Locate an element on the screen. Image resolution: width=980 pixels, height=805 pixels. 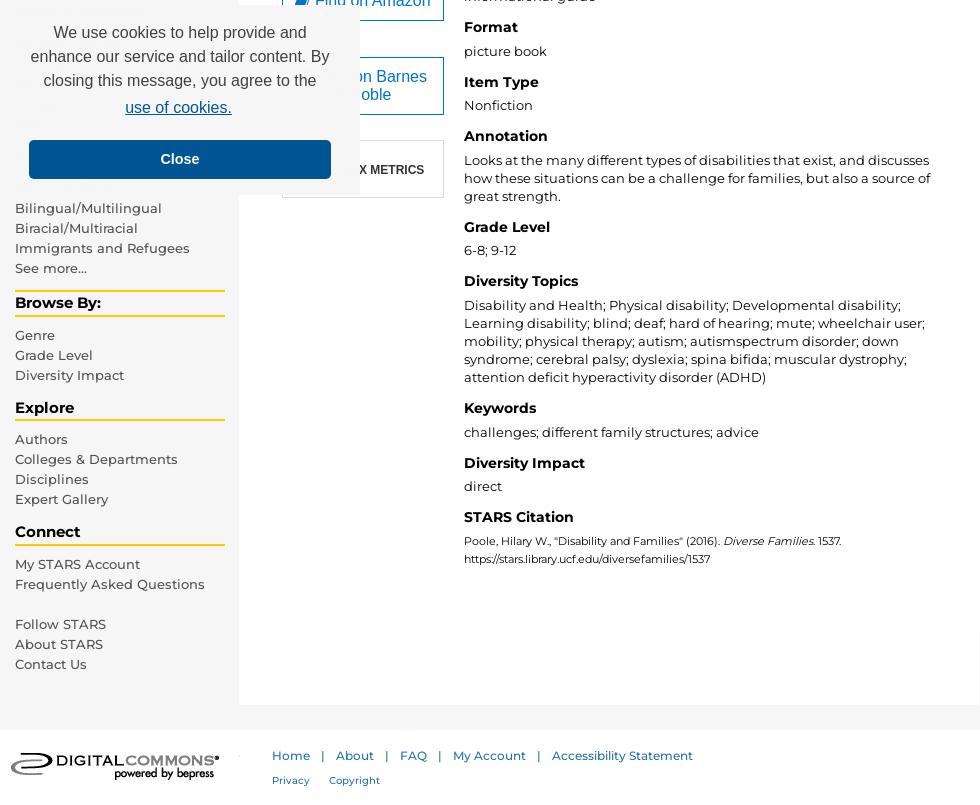
'Bicultural/Multicultural' is located at coordinates (91, 186).